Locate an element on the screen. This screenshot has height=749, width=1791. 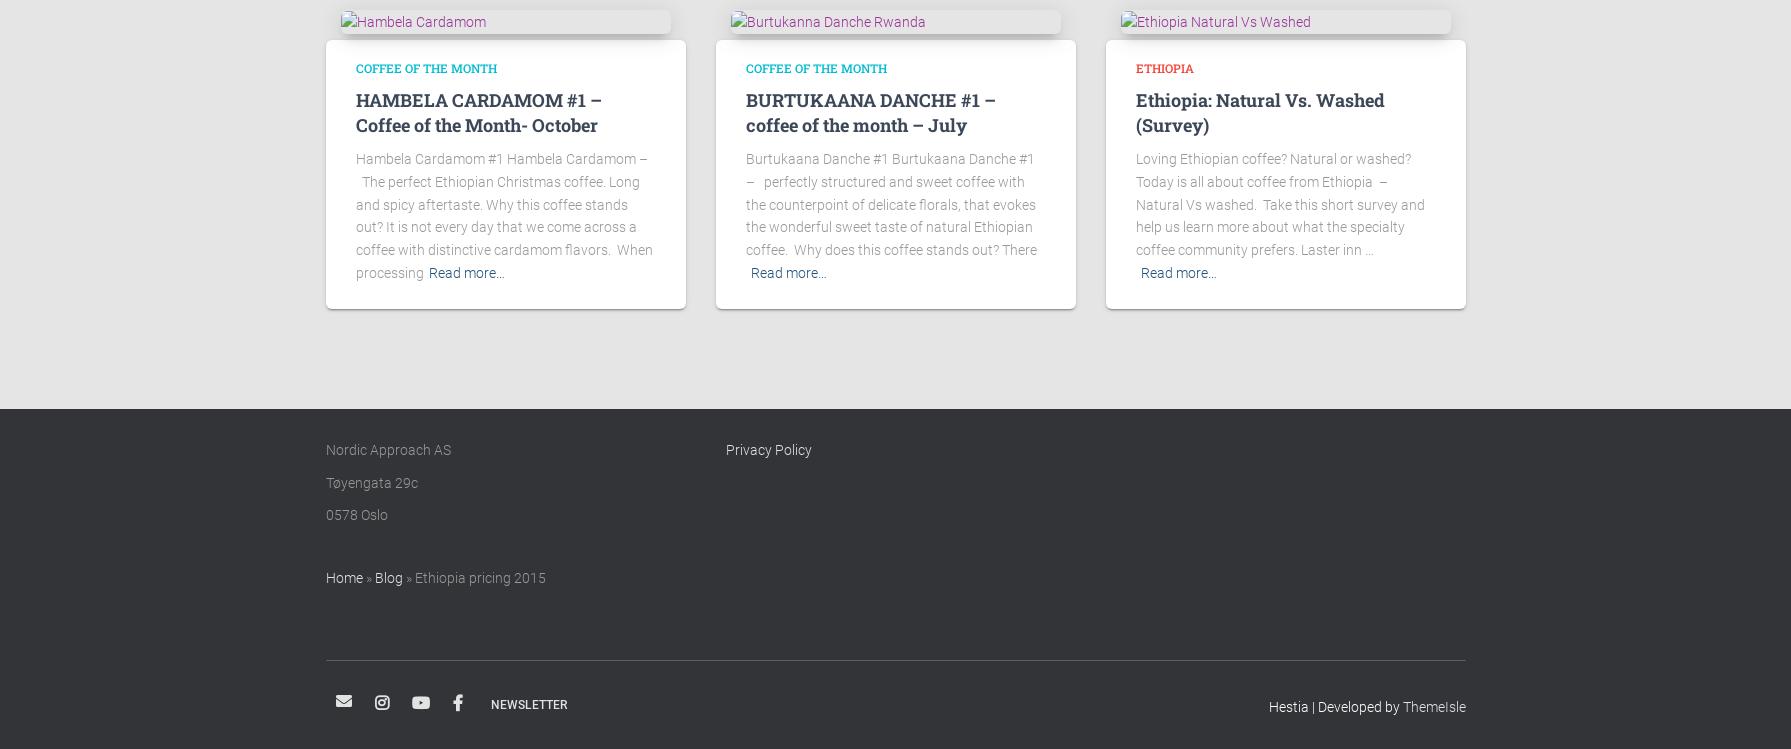
'Ethiopia: Natural Vs. Washed (Survey)' is located at coordinates (1258, 111).